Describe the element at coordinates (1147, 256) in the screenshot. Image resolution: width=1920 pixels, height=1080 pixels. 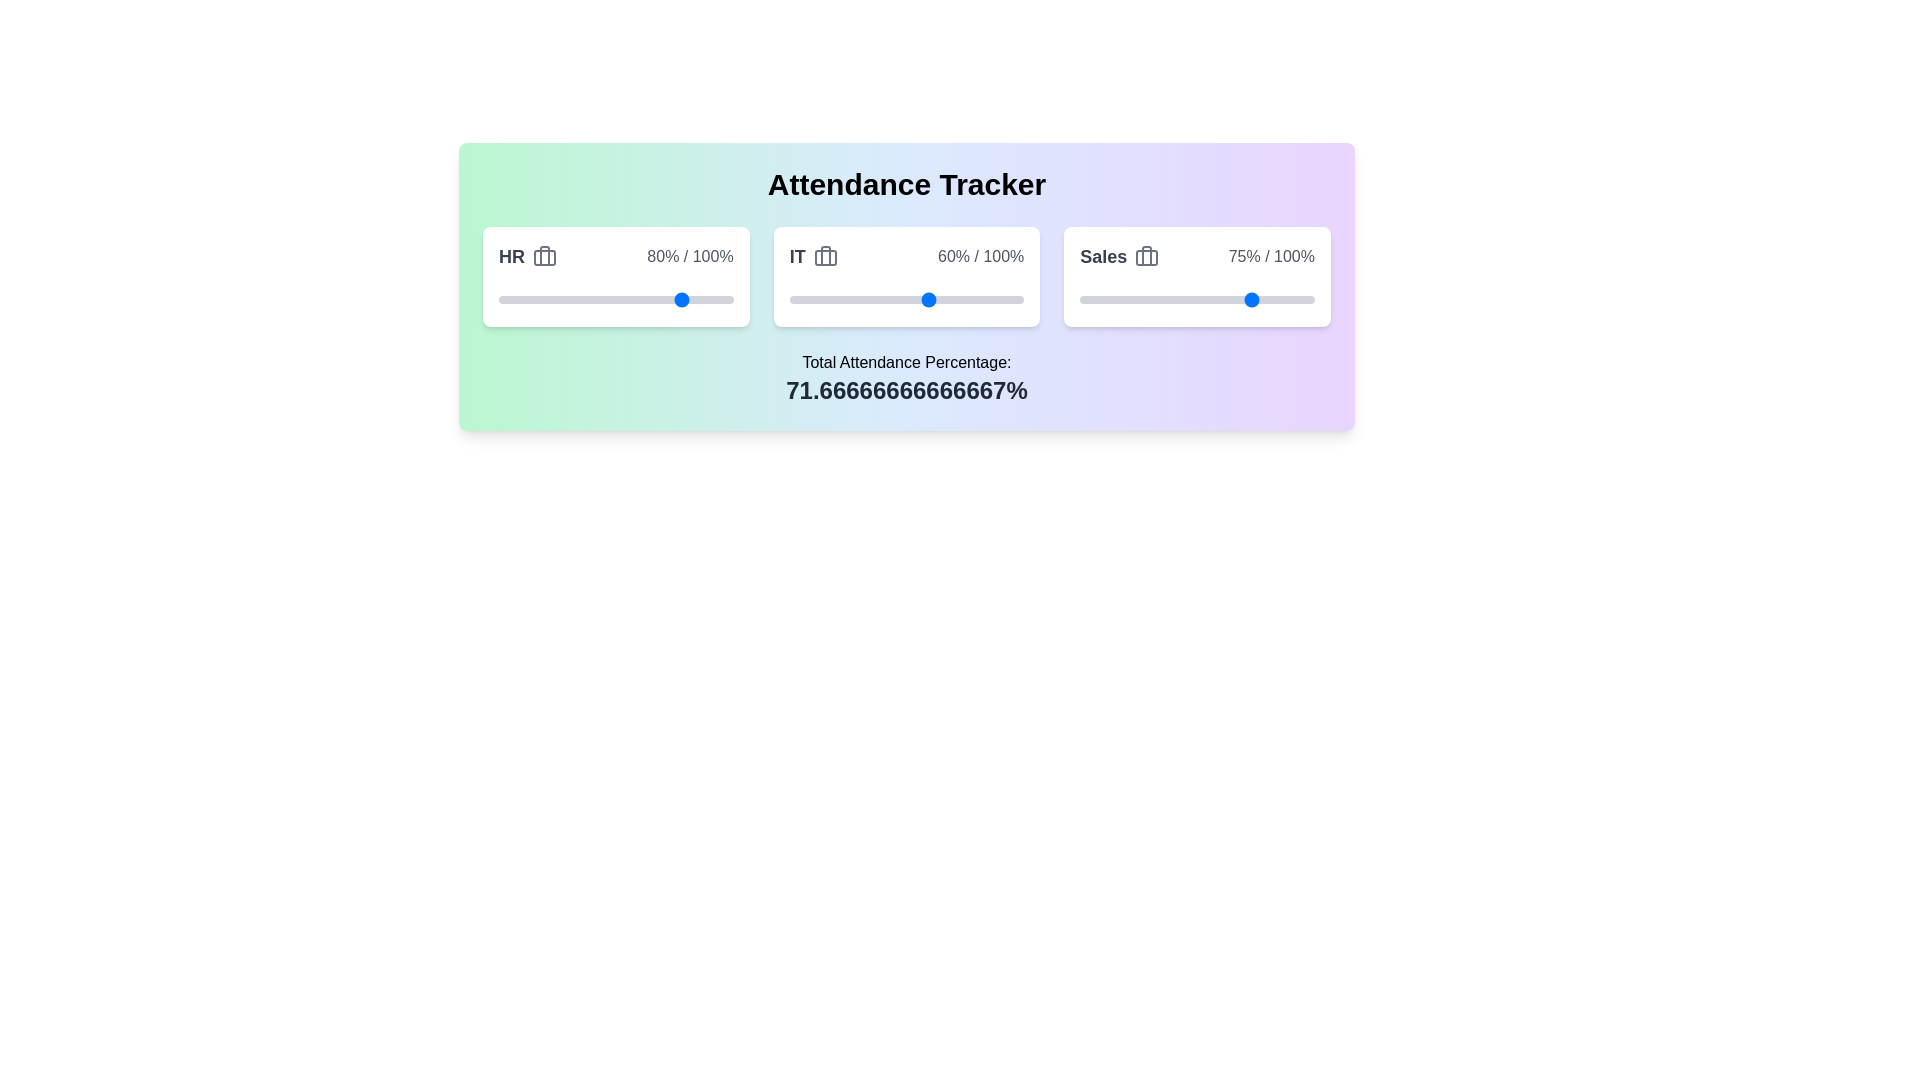
I see `the briefcase icon representing the 'Sales' department, located within the rightmost panel, to the left of the '75% / 100%' text and slightly below the 'Sales' title` at that location.